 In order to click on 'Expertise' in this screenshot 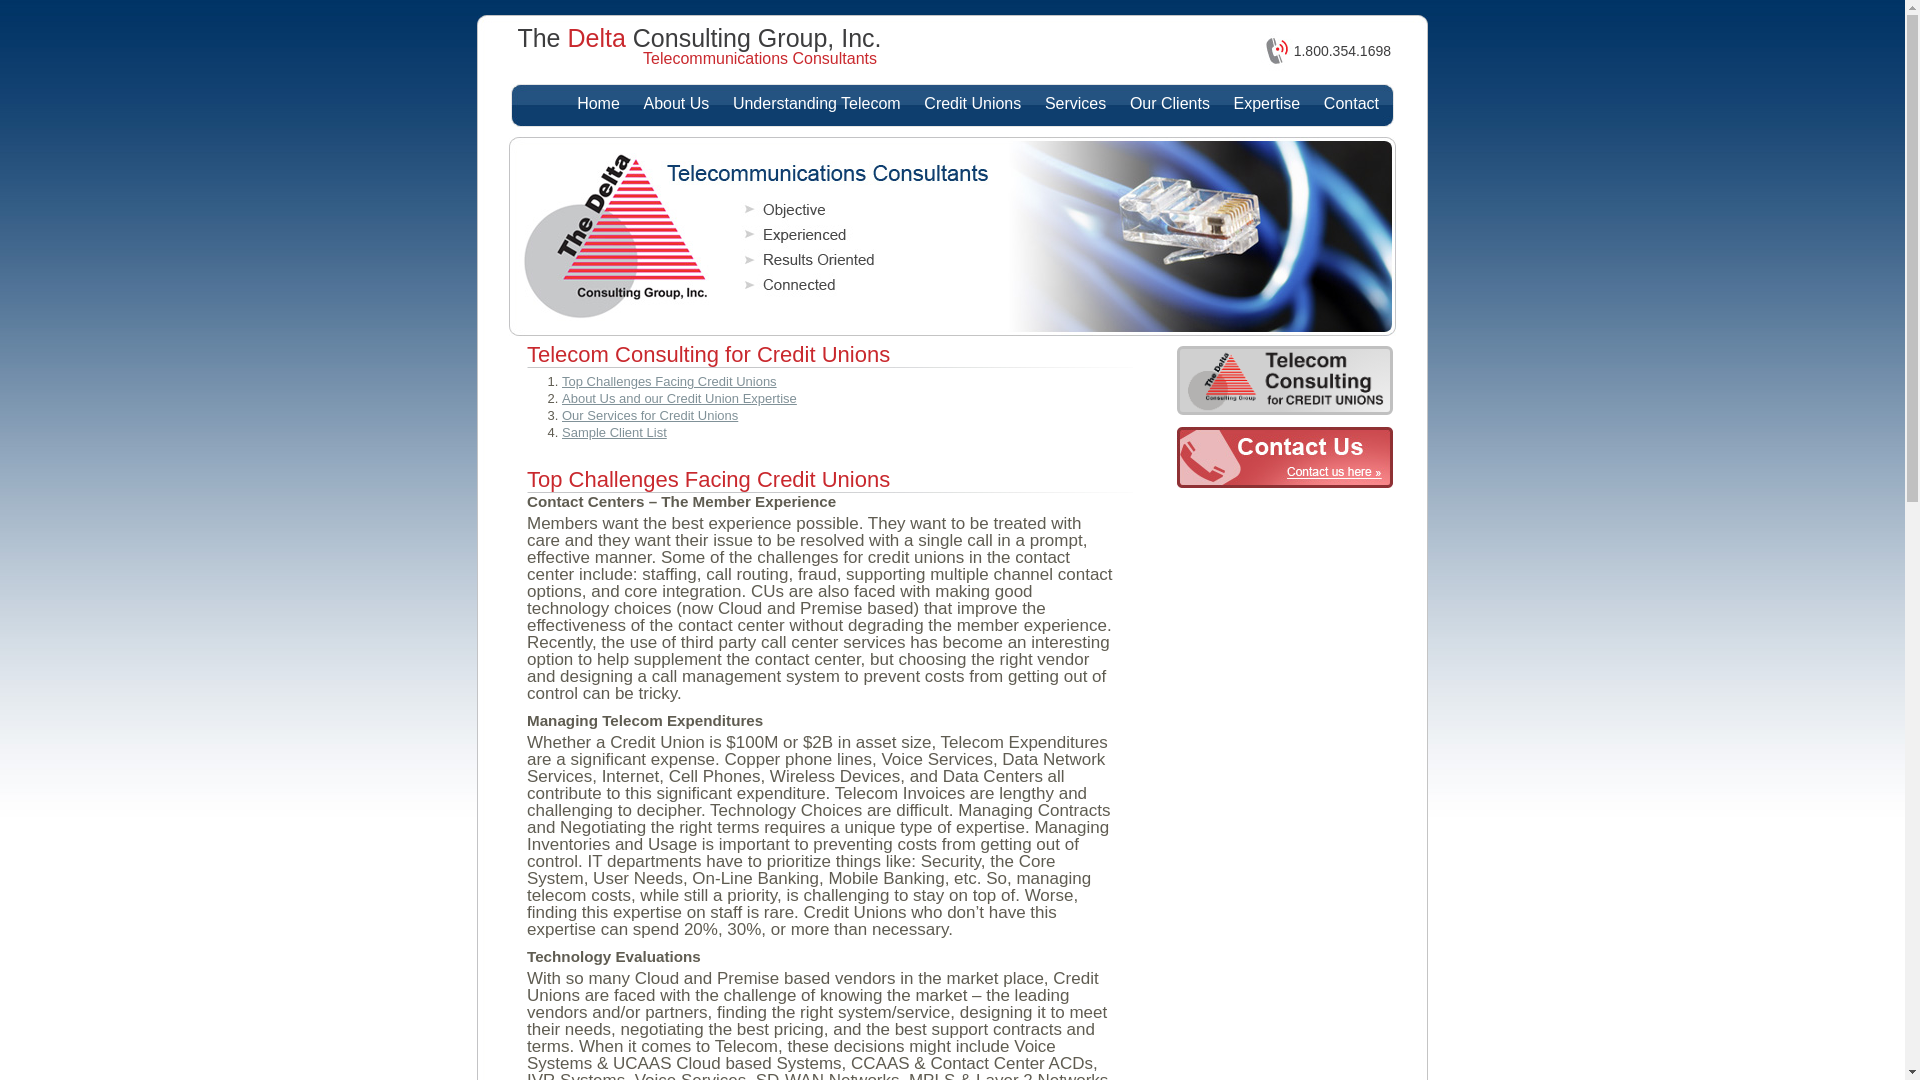, I will do `click(1266, 103)`.